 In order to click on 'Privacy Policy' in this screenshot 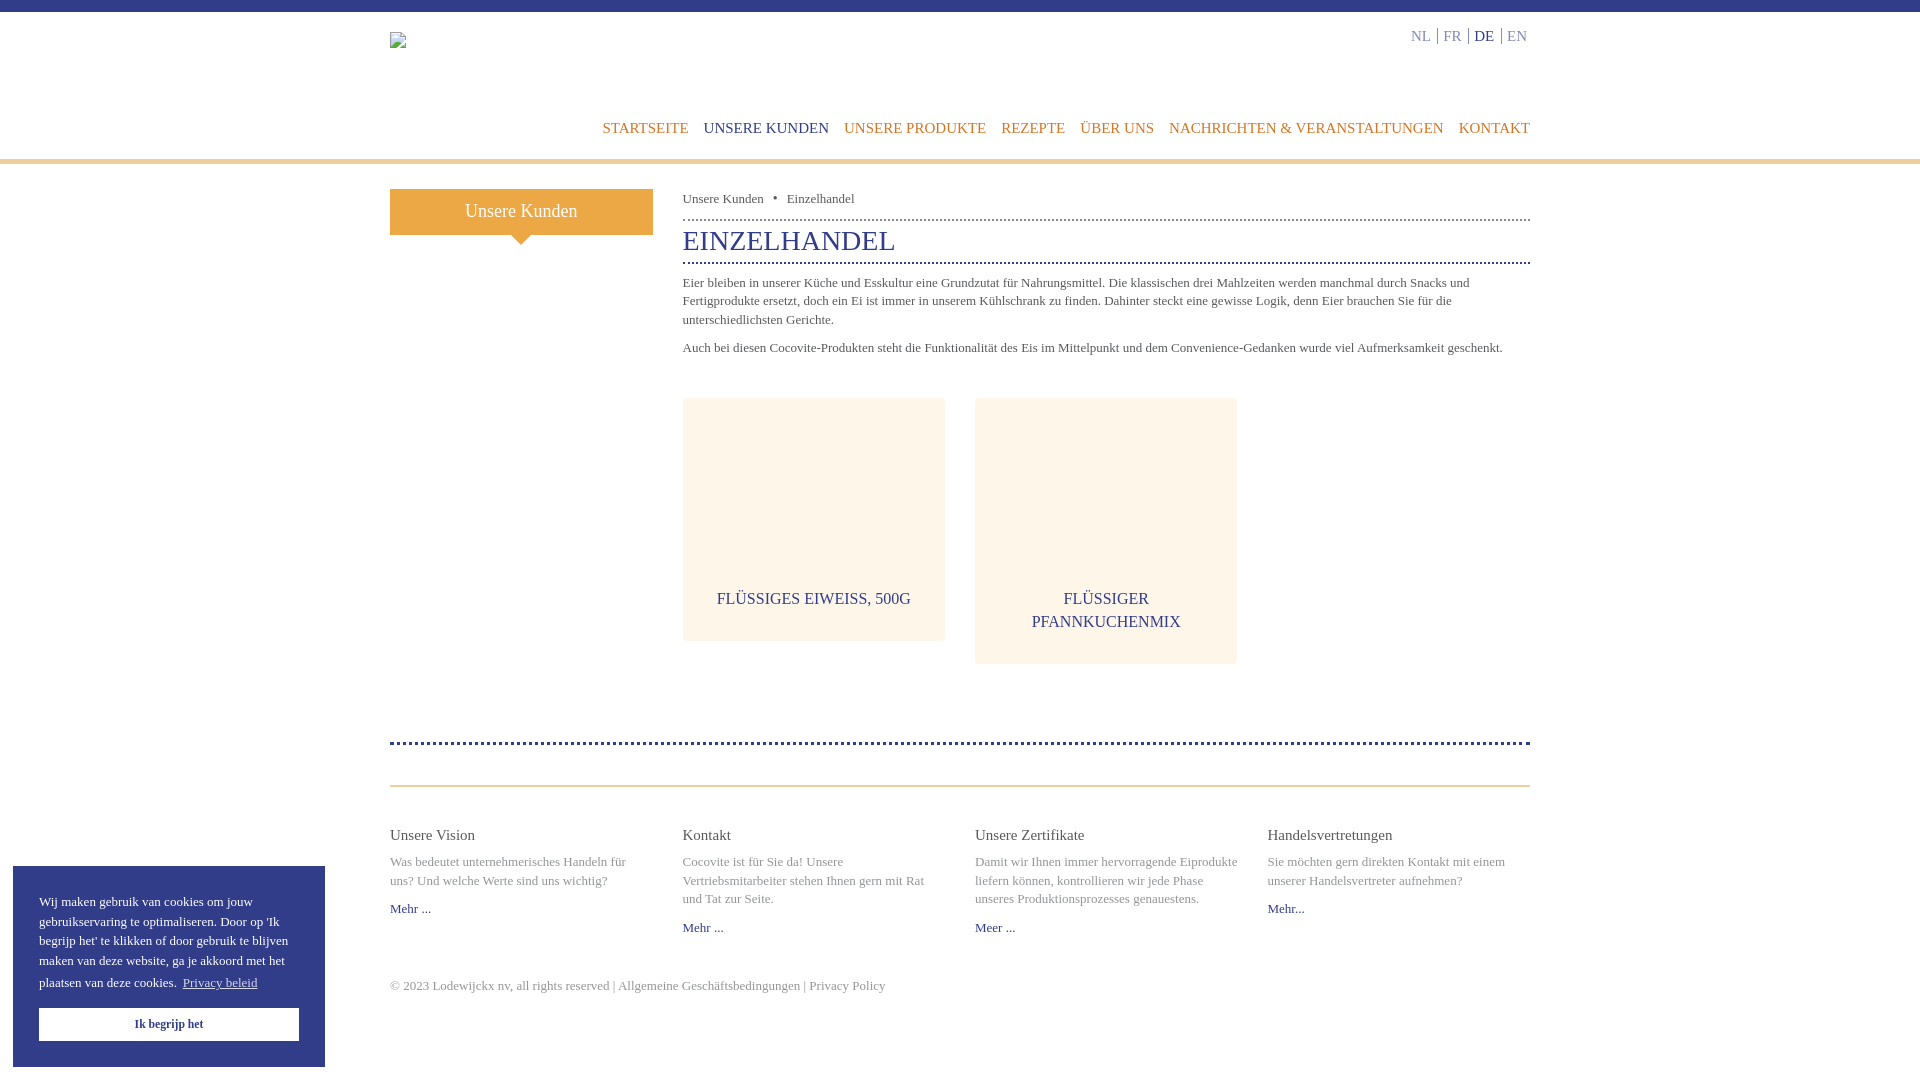, I will do `click(846, 984)`.